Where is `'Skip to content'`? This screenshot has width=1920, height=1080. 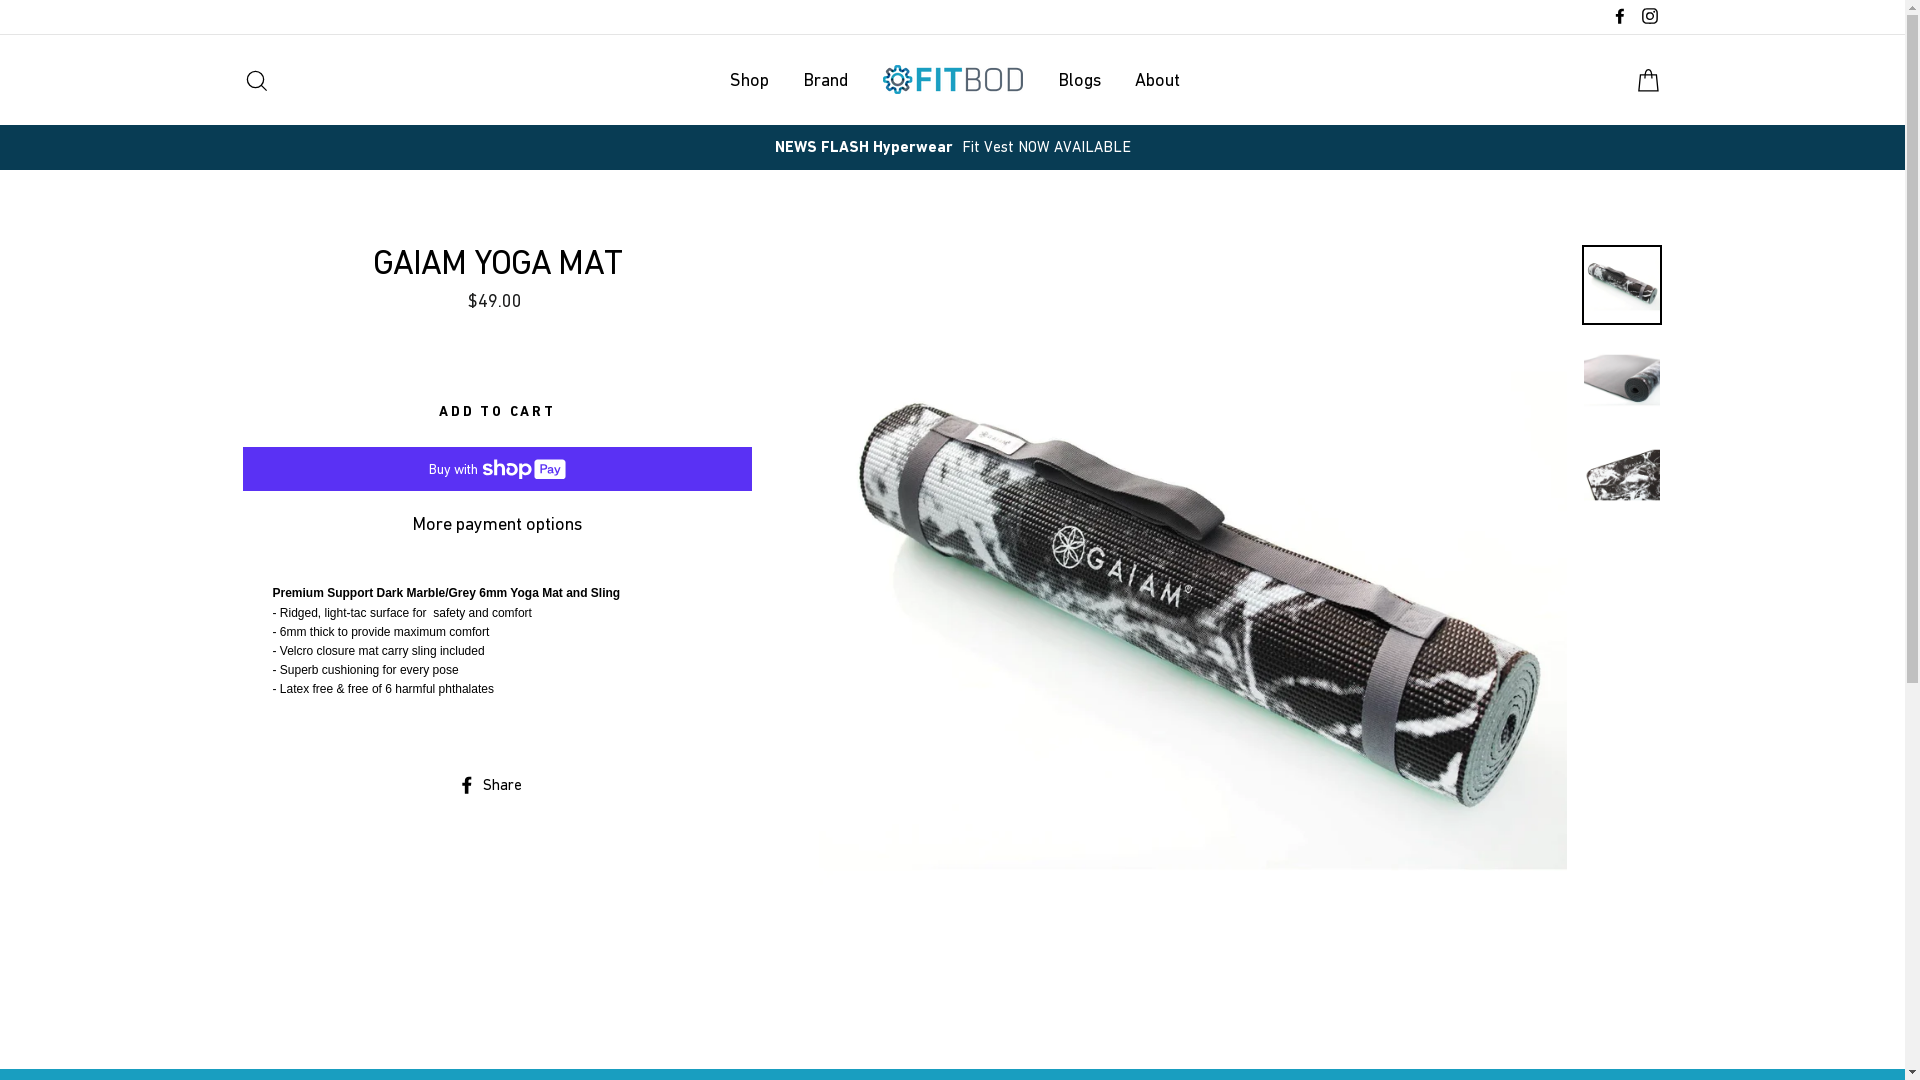
'Skip to content' is located at coordinates (0, 0).